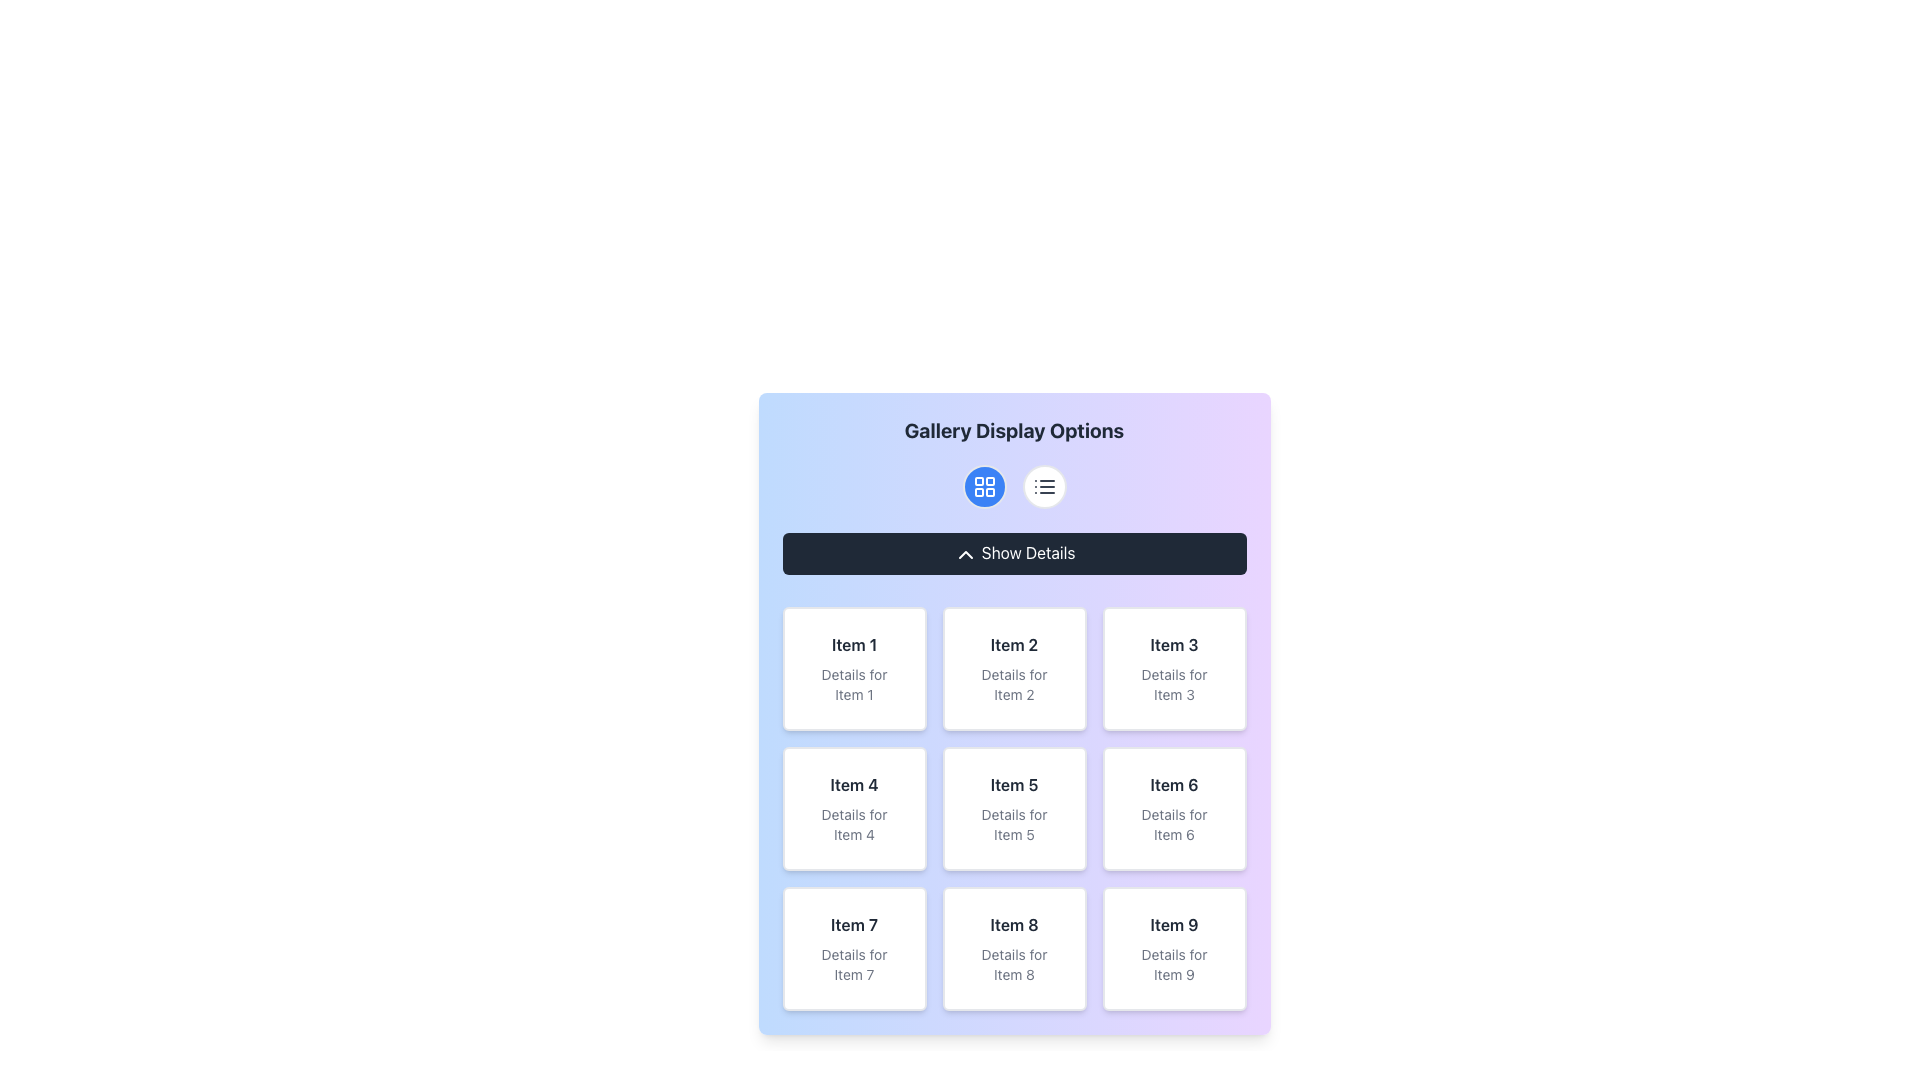 This screenshot has height=1080, width=1920. What do you see at coordinates (1174, 807) in the screenshot?
I see `the sixth card in the three-column grid that displays information about 'Item 6', located in the bottom-right corner of the middle row` at bounding box center [1174, 807].